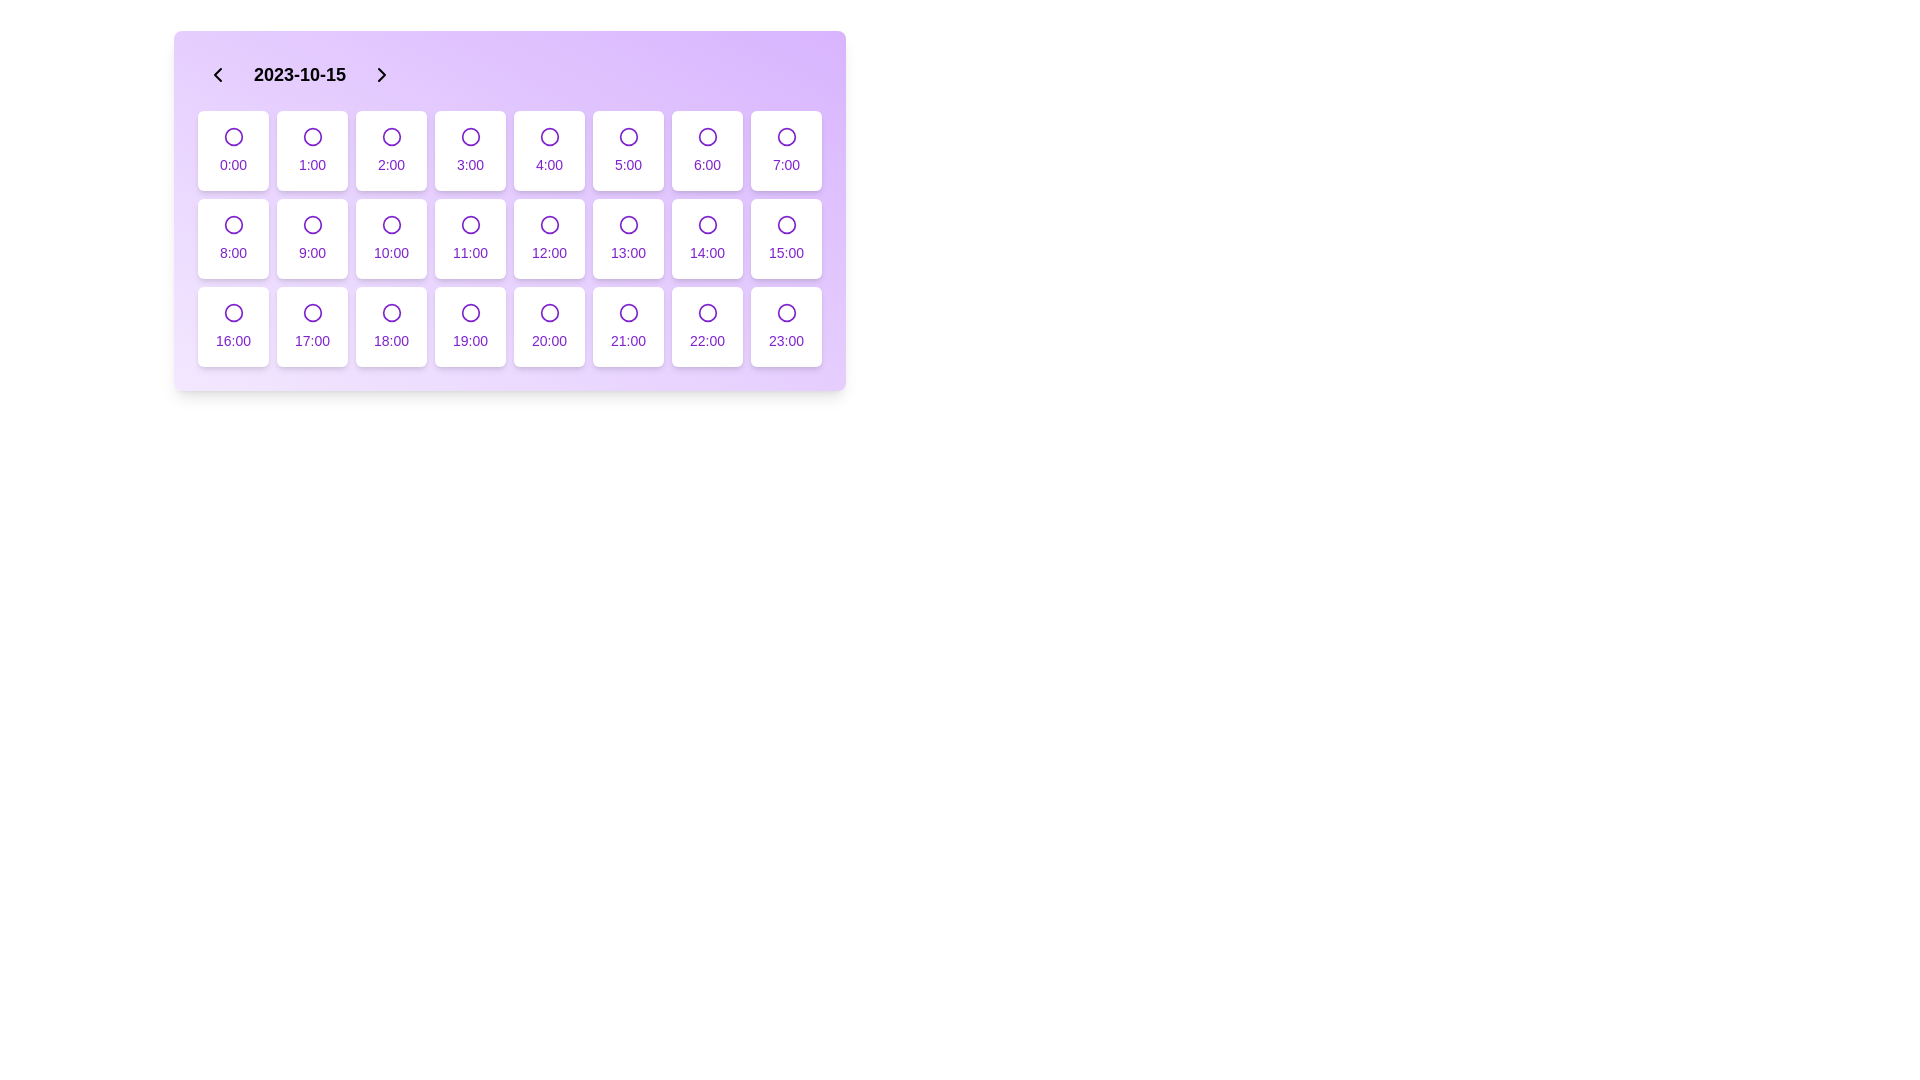  What do you see at coordinates (785, 312) in the screenshot?
I see `the circular Selectable icon with a thin stroke outline located in the '23:00' time slot` at bounding box center [785, 312].